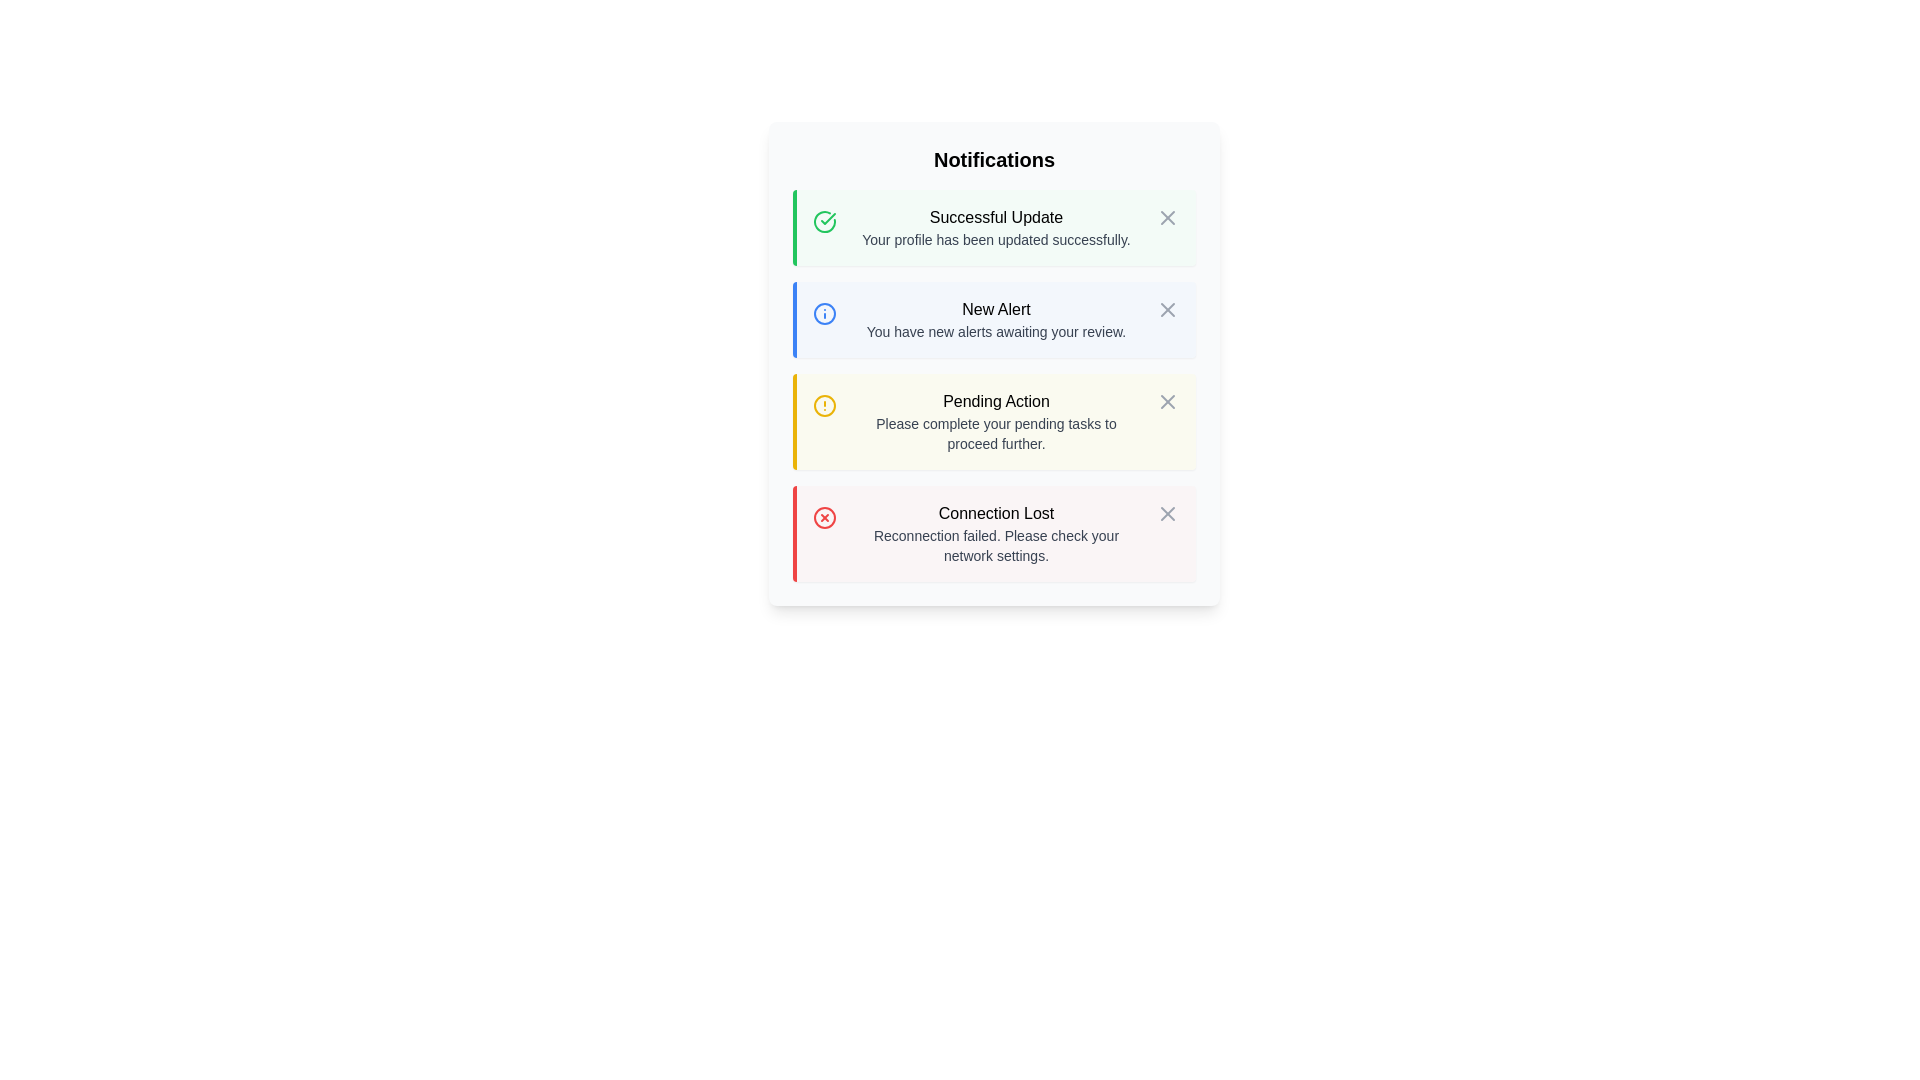 This screenshot has width=1920, height=1080. Describe the element at coordinates (1167, 512) in the screenshot. I see `the dismiss icon button resembling an 'X' in the red area of the 'Connection Lost' notification` at that location.